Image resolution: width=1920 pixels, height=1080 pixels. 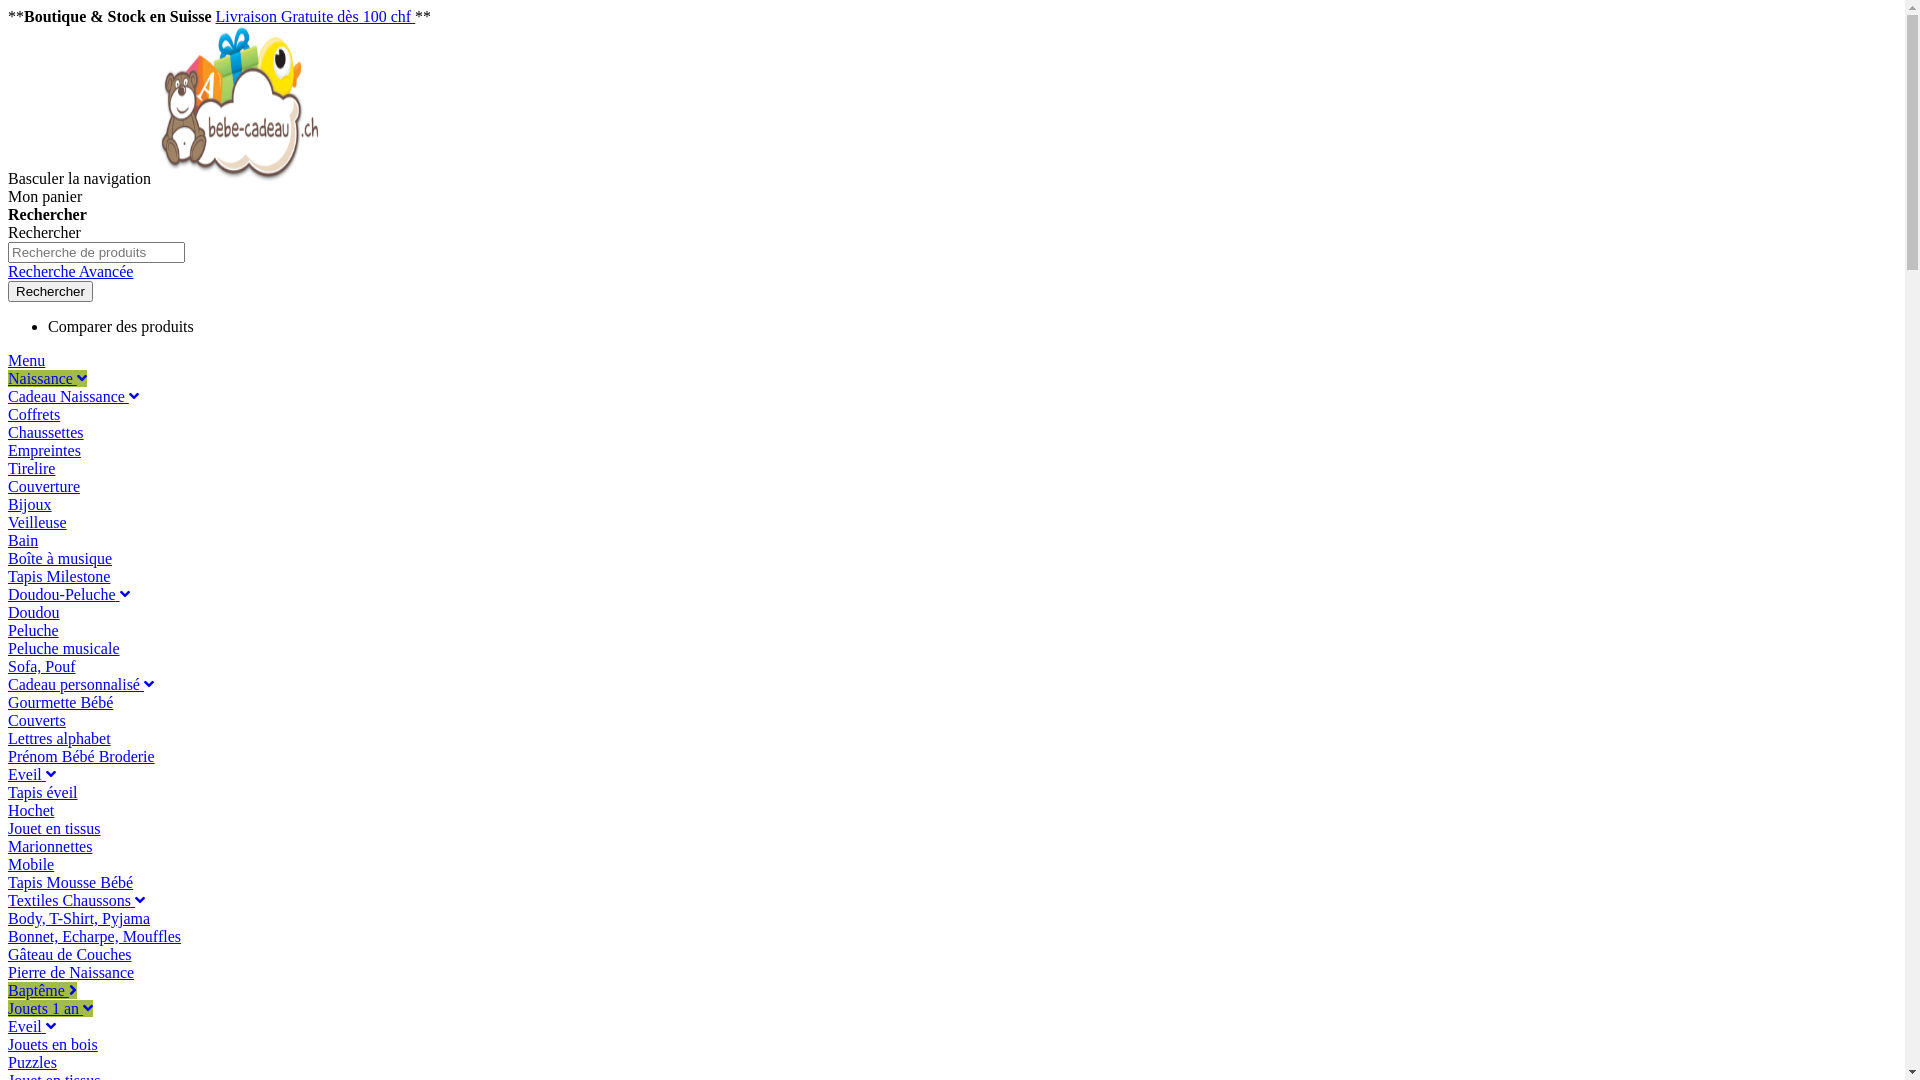 I want to click on 'Eveil', so click(x=32, y=773).